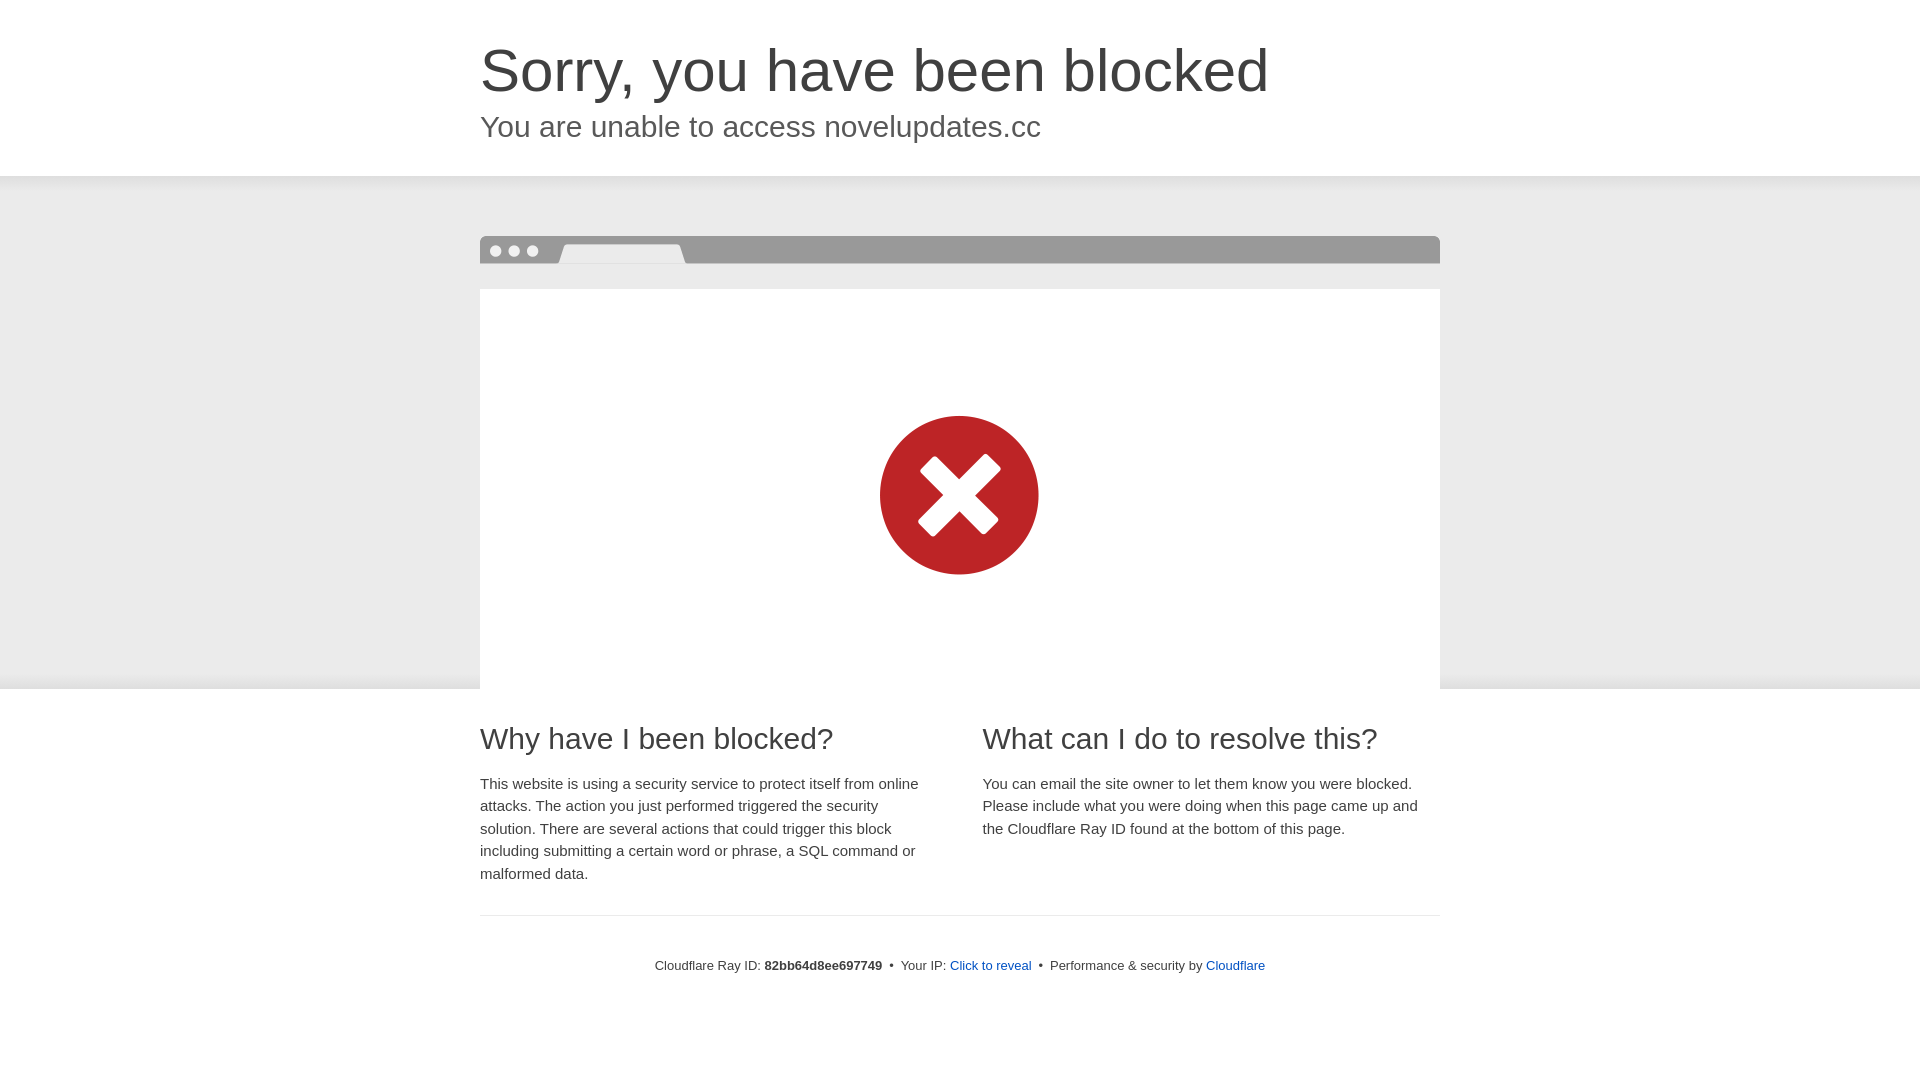  What do you see at coordinates (1234, 964) in the screenshot?
I see `'Cloudflare'` at bounding box center [1234, 964].